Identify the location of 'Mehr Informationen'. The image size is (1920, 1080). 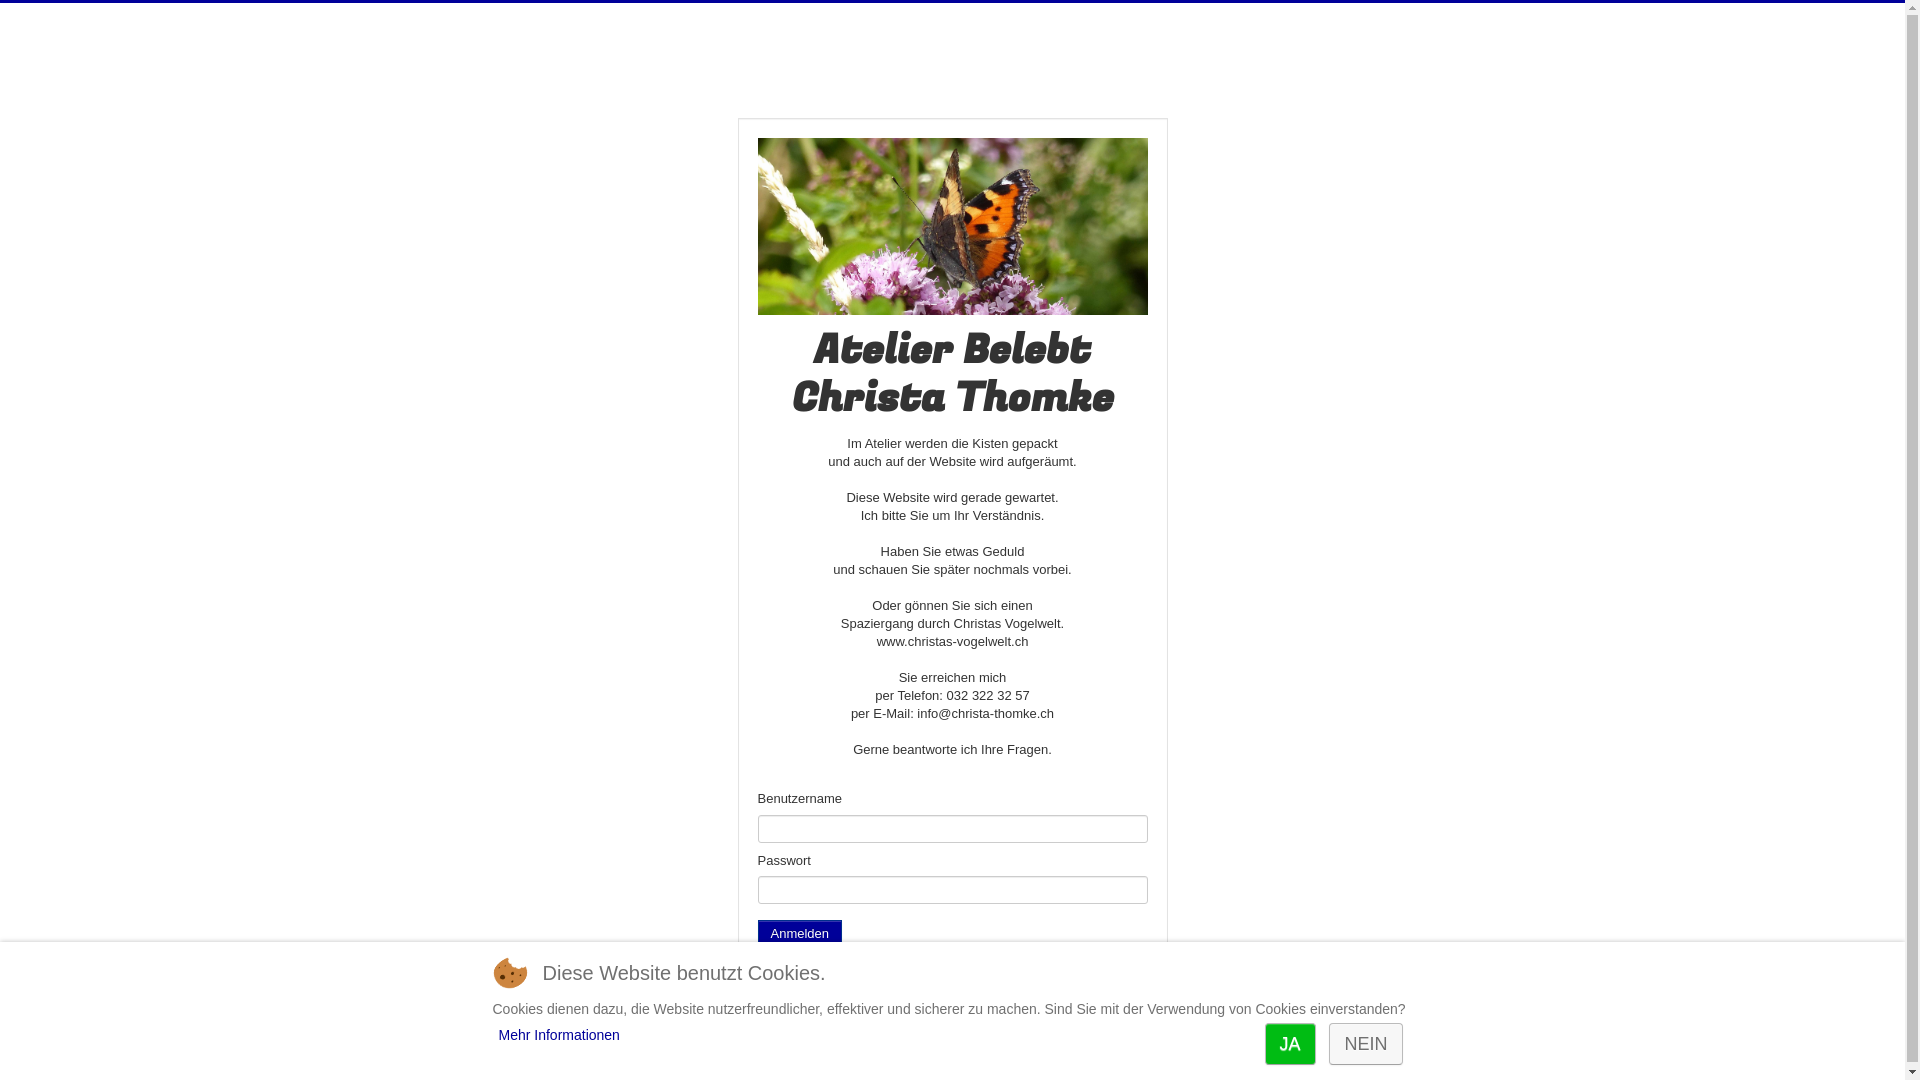
(558, 1034).